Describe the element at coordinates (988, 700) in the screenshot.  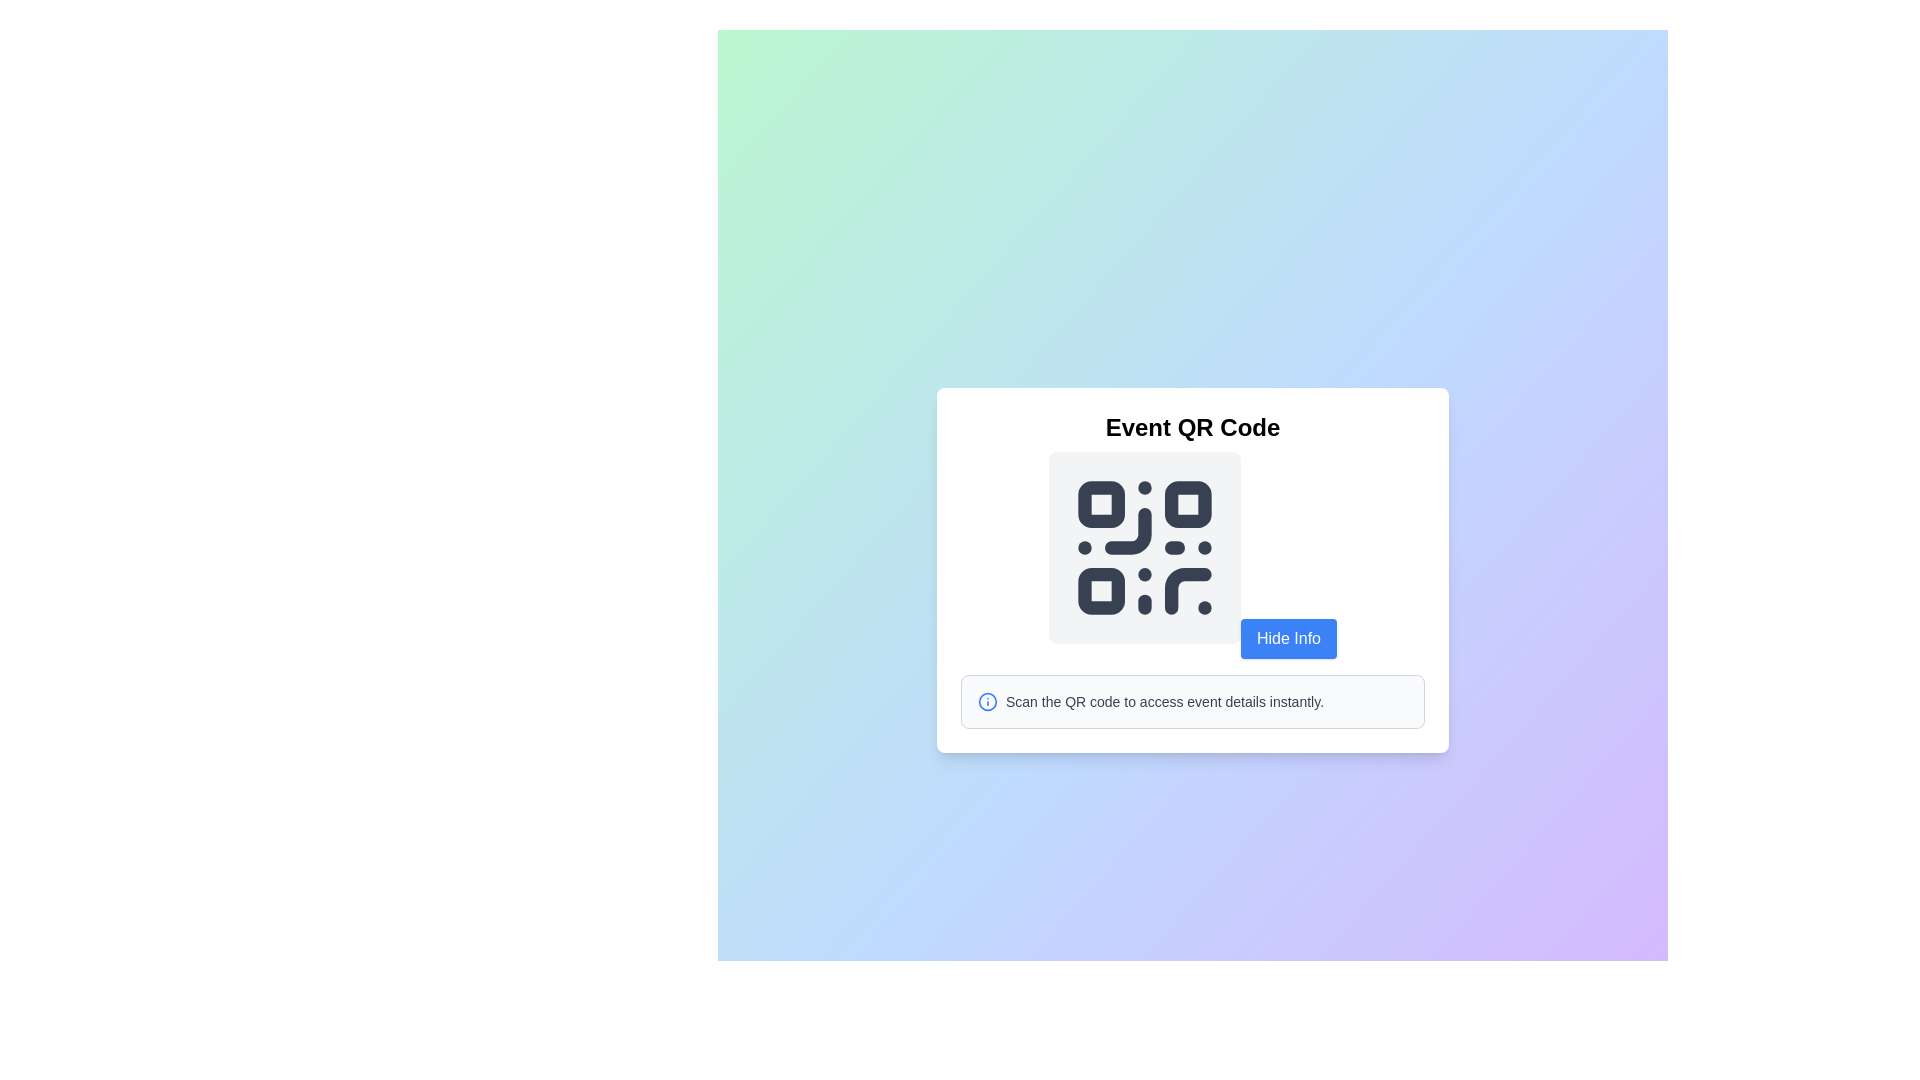
I see `the information icon located to the left of the text 'Scan the QR code` at that location.